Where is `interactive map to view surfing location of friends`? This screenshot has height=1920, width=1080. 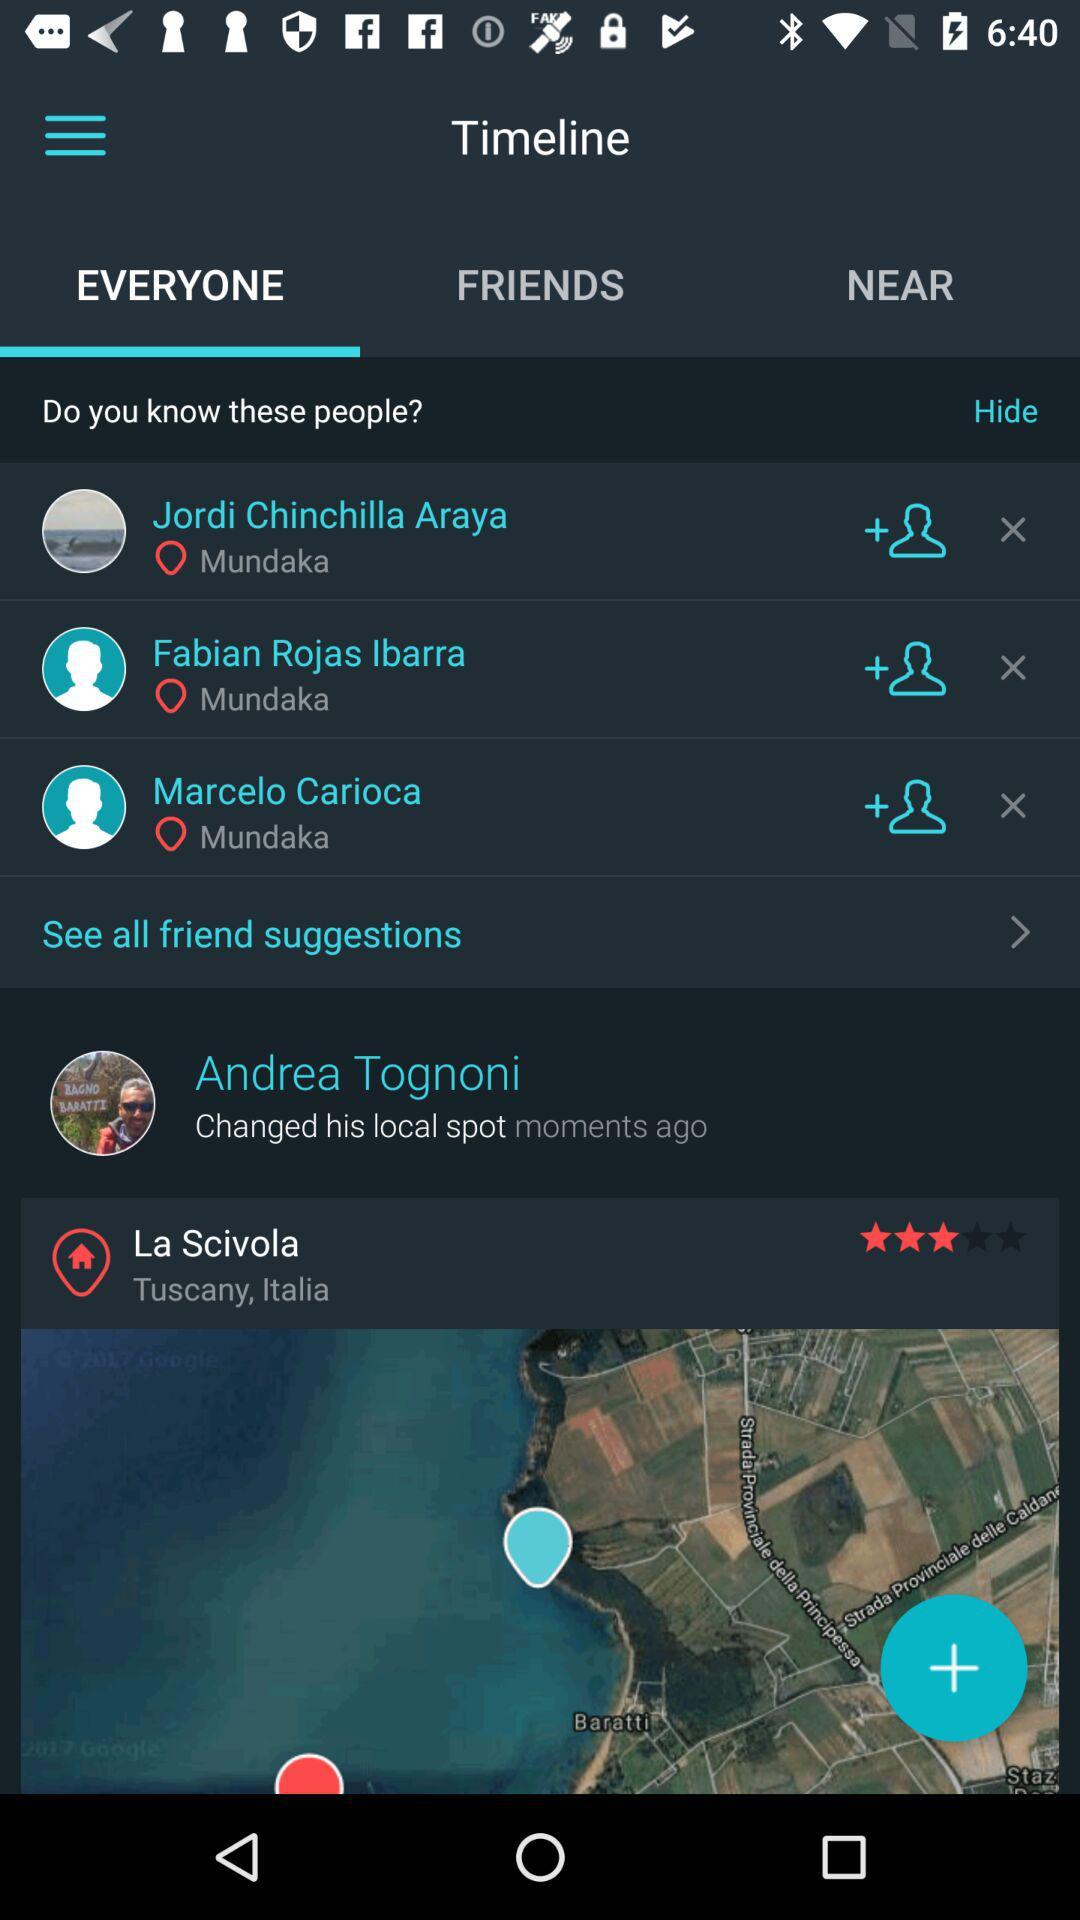
interactive map to view surfing location of friends is located at coordinates (540, 1560).